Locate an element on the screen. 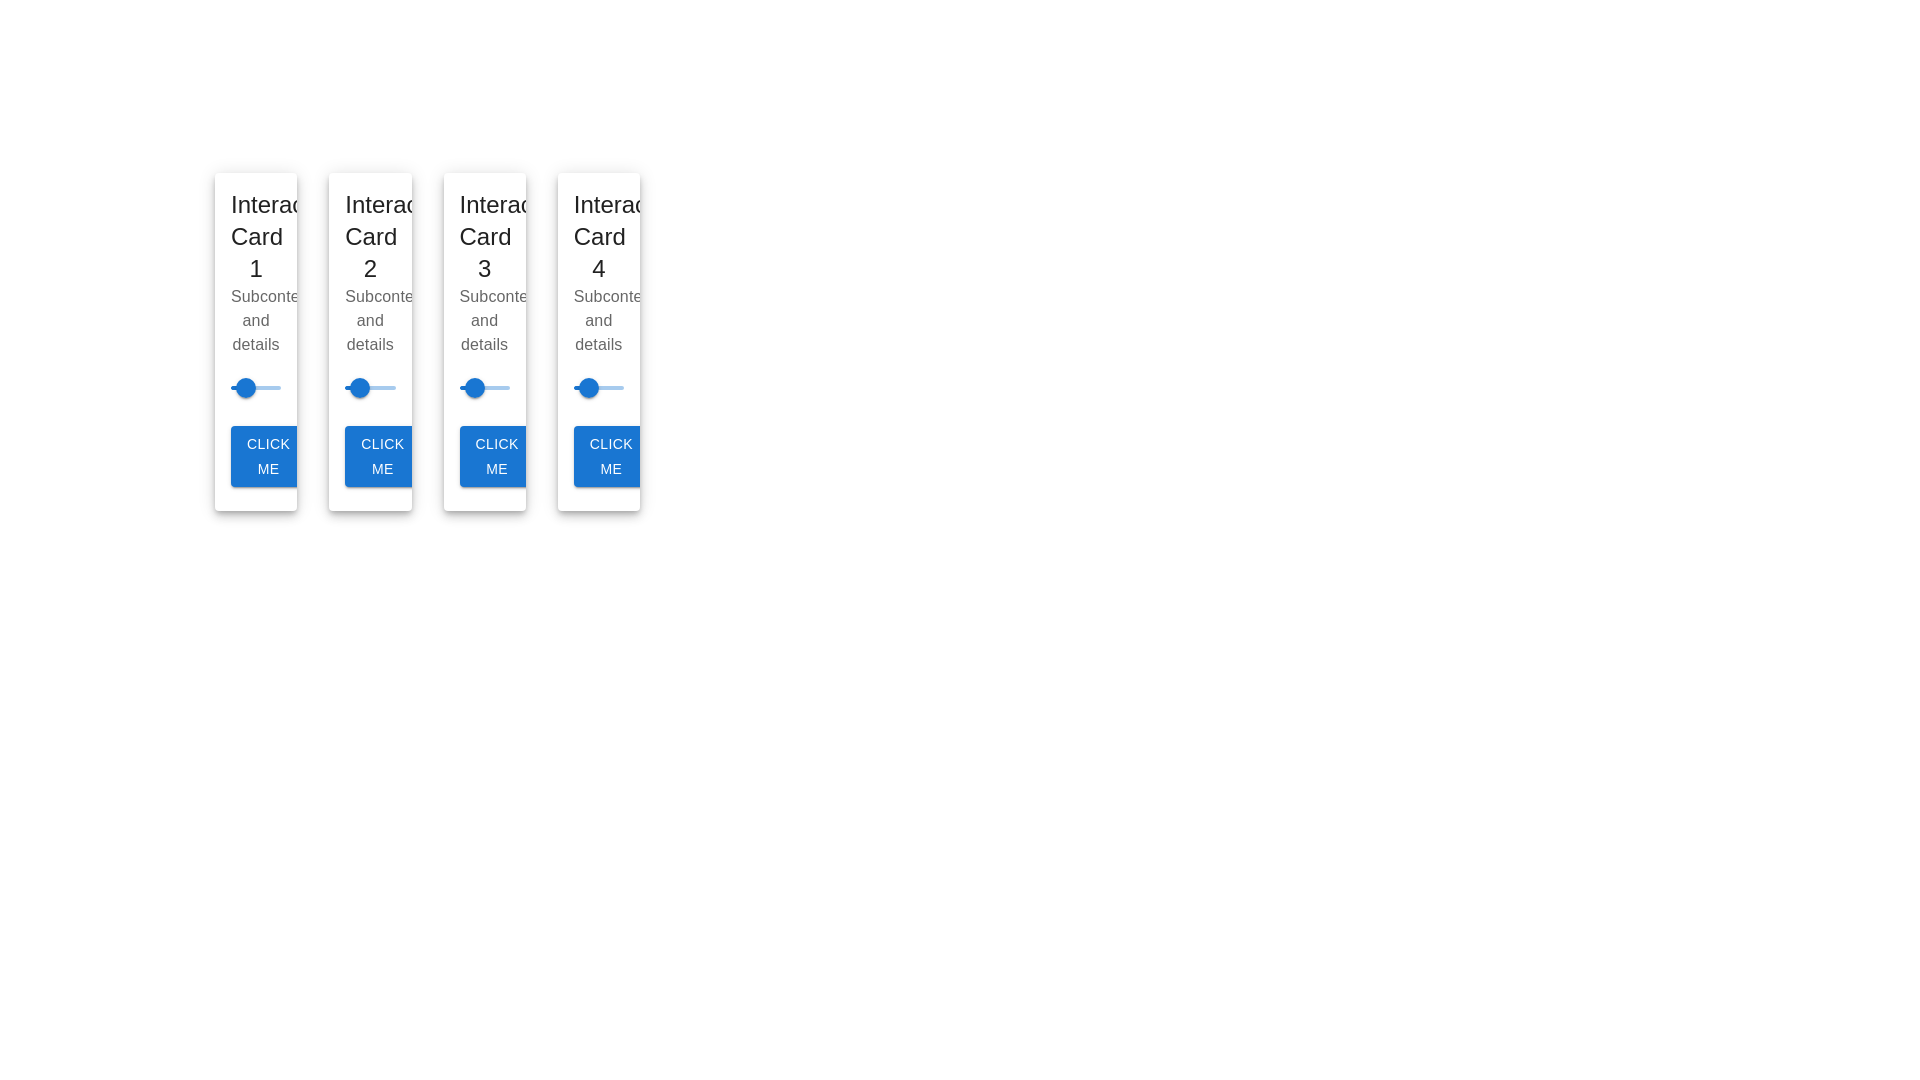  the slider is located at coordinates (371, 388).